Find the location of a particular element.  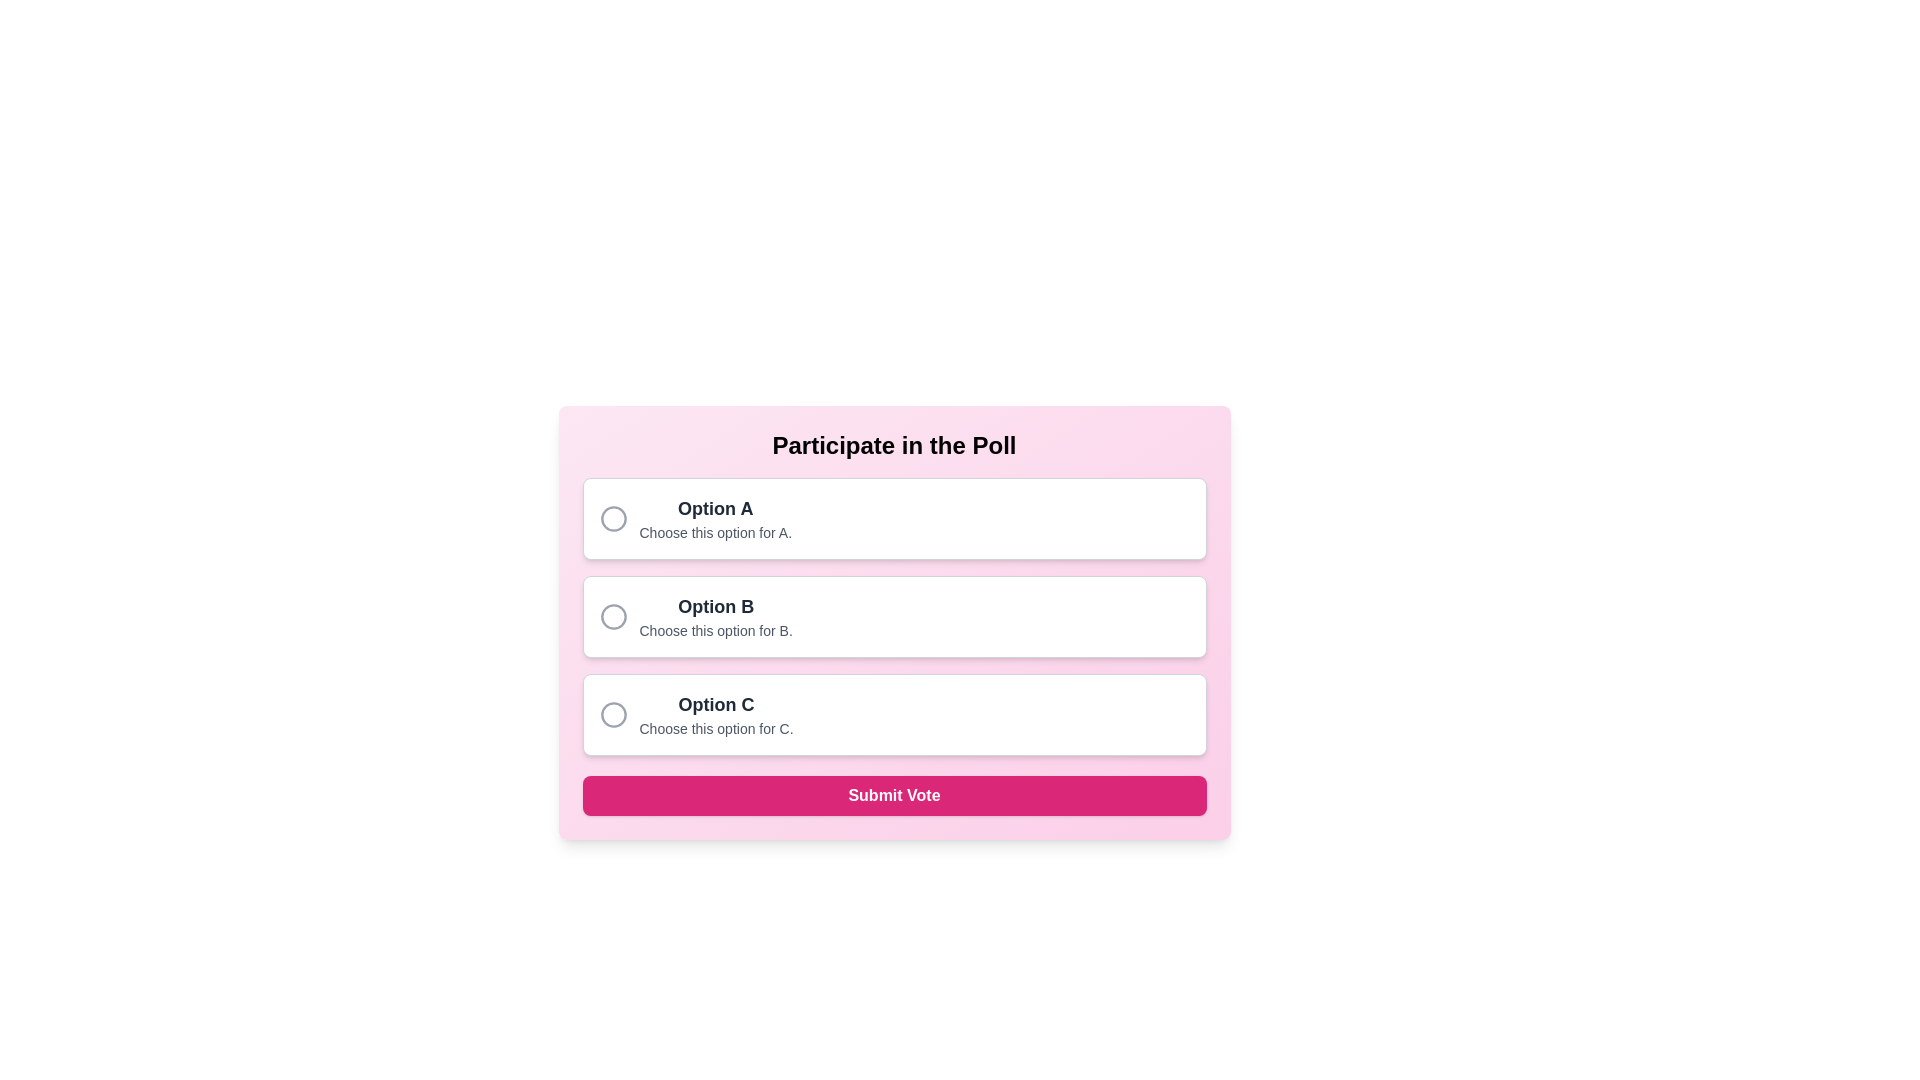

the radio button for Option C, which is a circular outline located to the left of the text 'Option C' in the poll options is located at coordinates (612, 713).